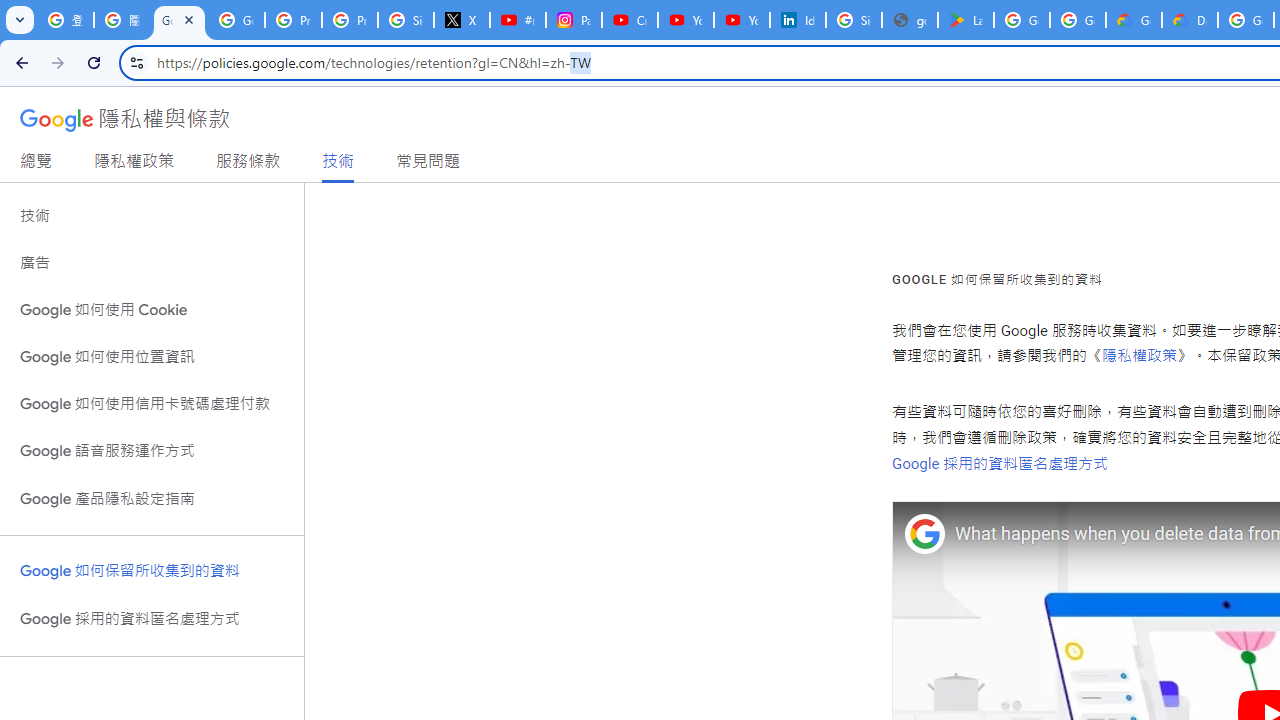 This screenshot has height=720, width=1280. What do you see at coordinates (518, 20) in the screenshot?
I see `'#nbabasketballhighlights - YouTube'` at bounding box center [518, 20].